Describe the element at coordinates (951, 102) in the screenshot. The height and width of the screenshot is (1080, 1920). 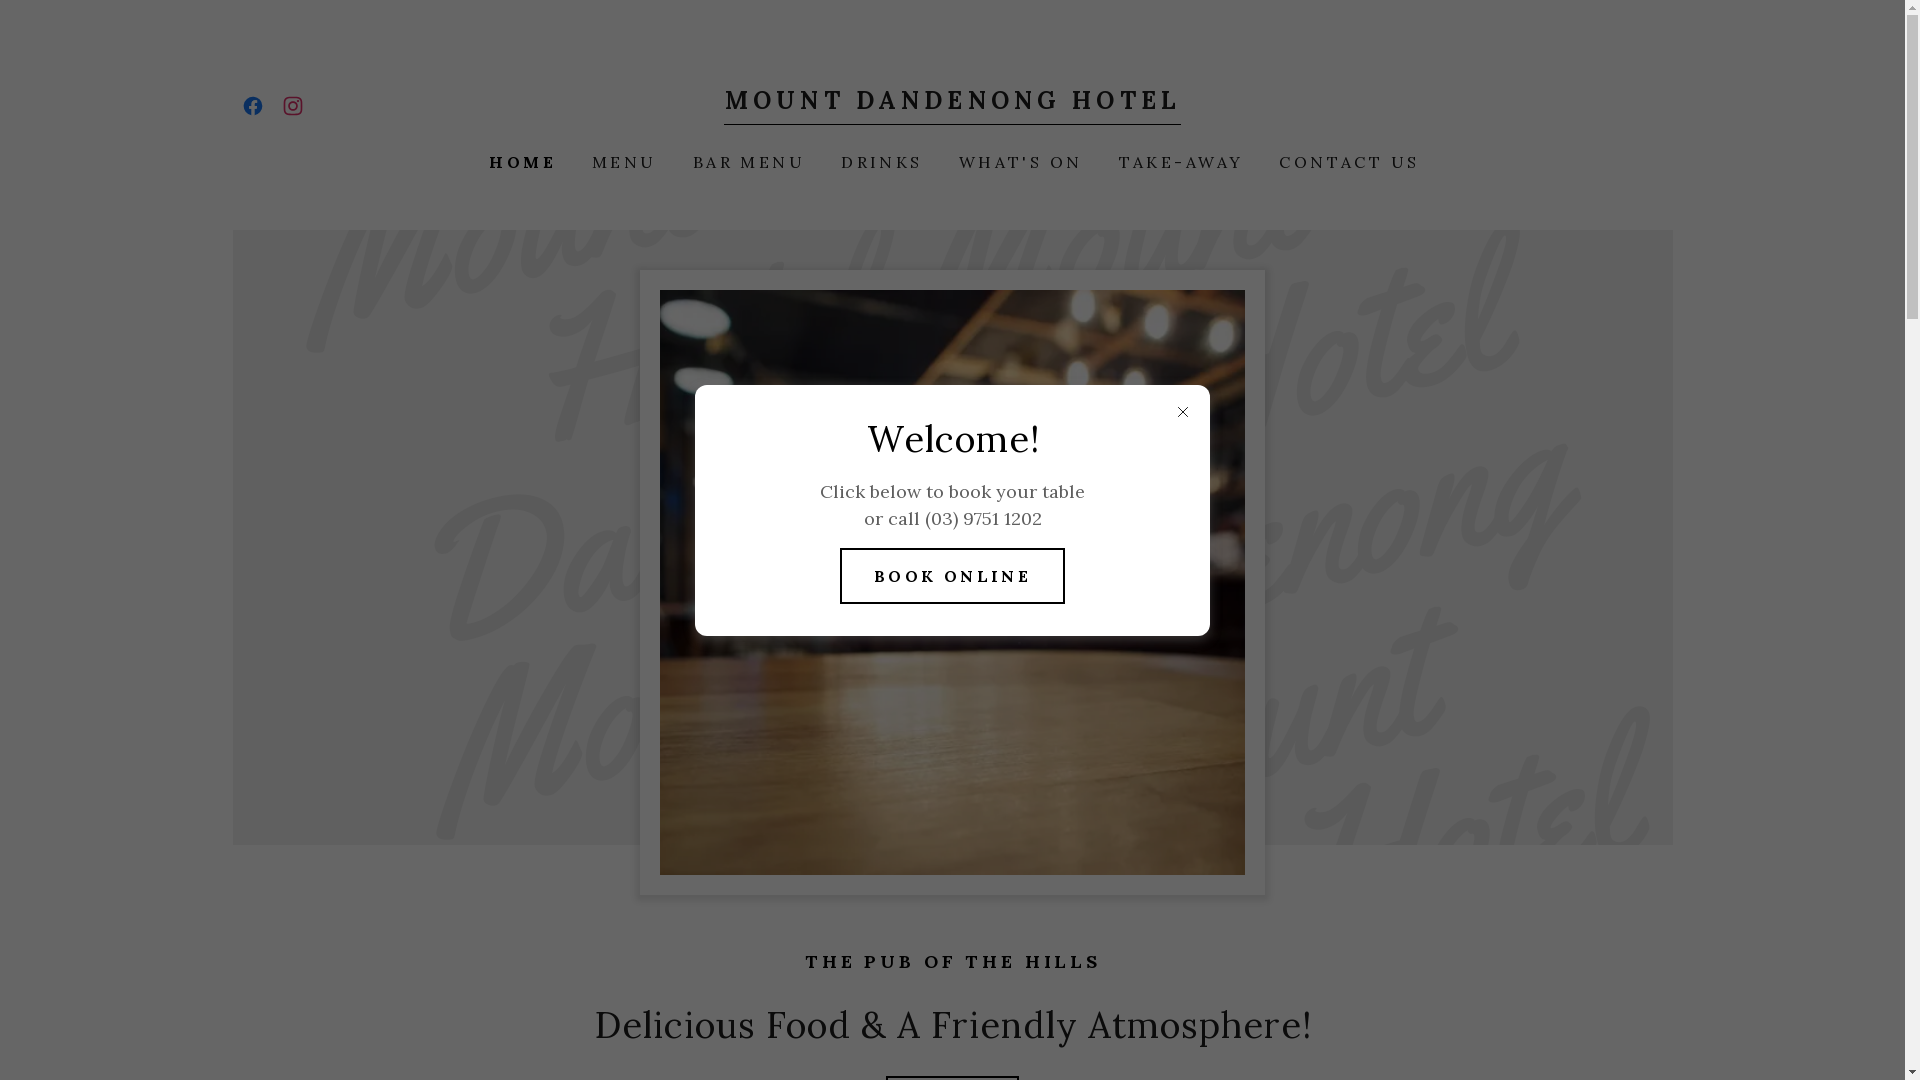
I see `'MOUNT DANDENONG HOTEL'` at that location.